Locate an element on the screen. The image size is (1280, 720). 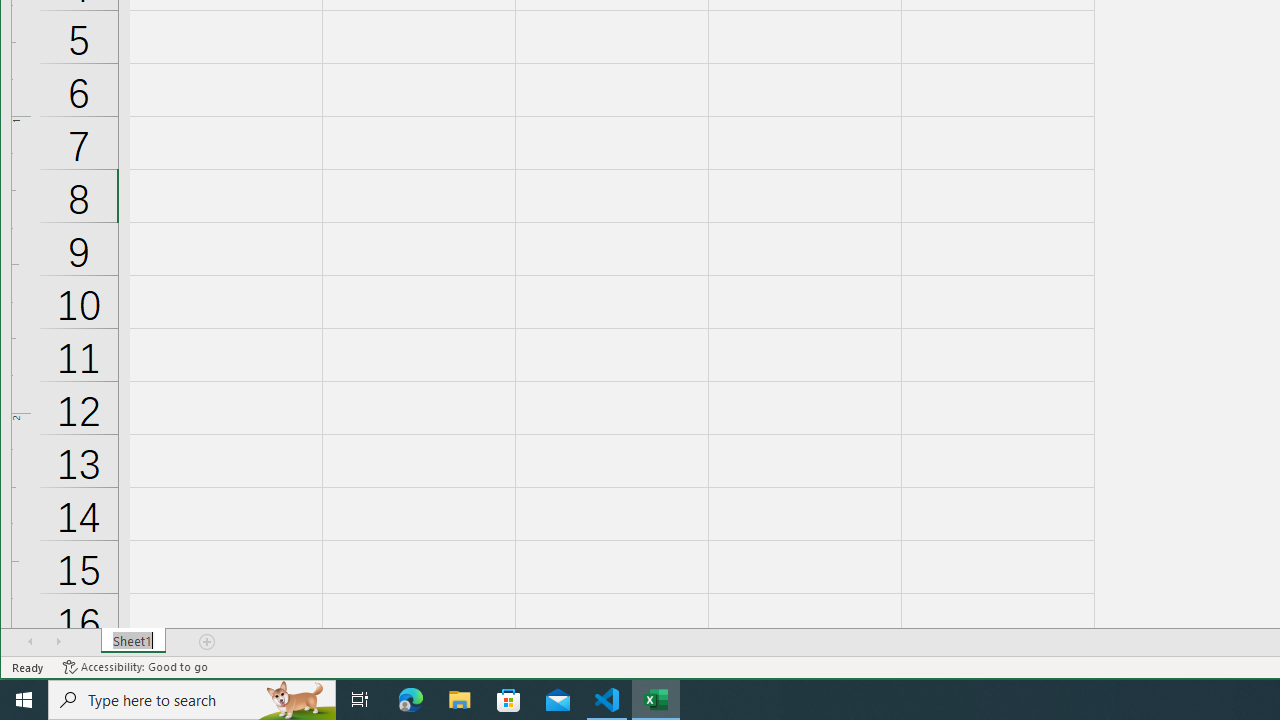
'File Explorer' is located at coordinates (459, 698).